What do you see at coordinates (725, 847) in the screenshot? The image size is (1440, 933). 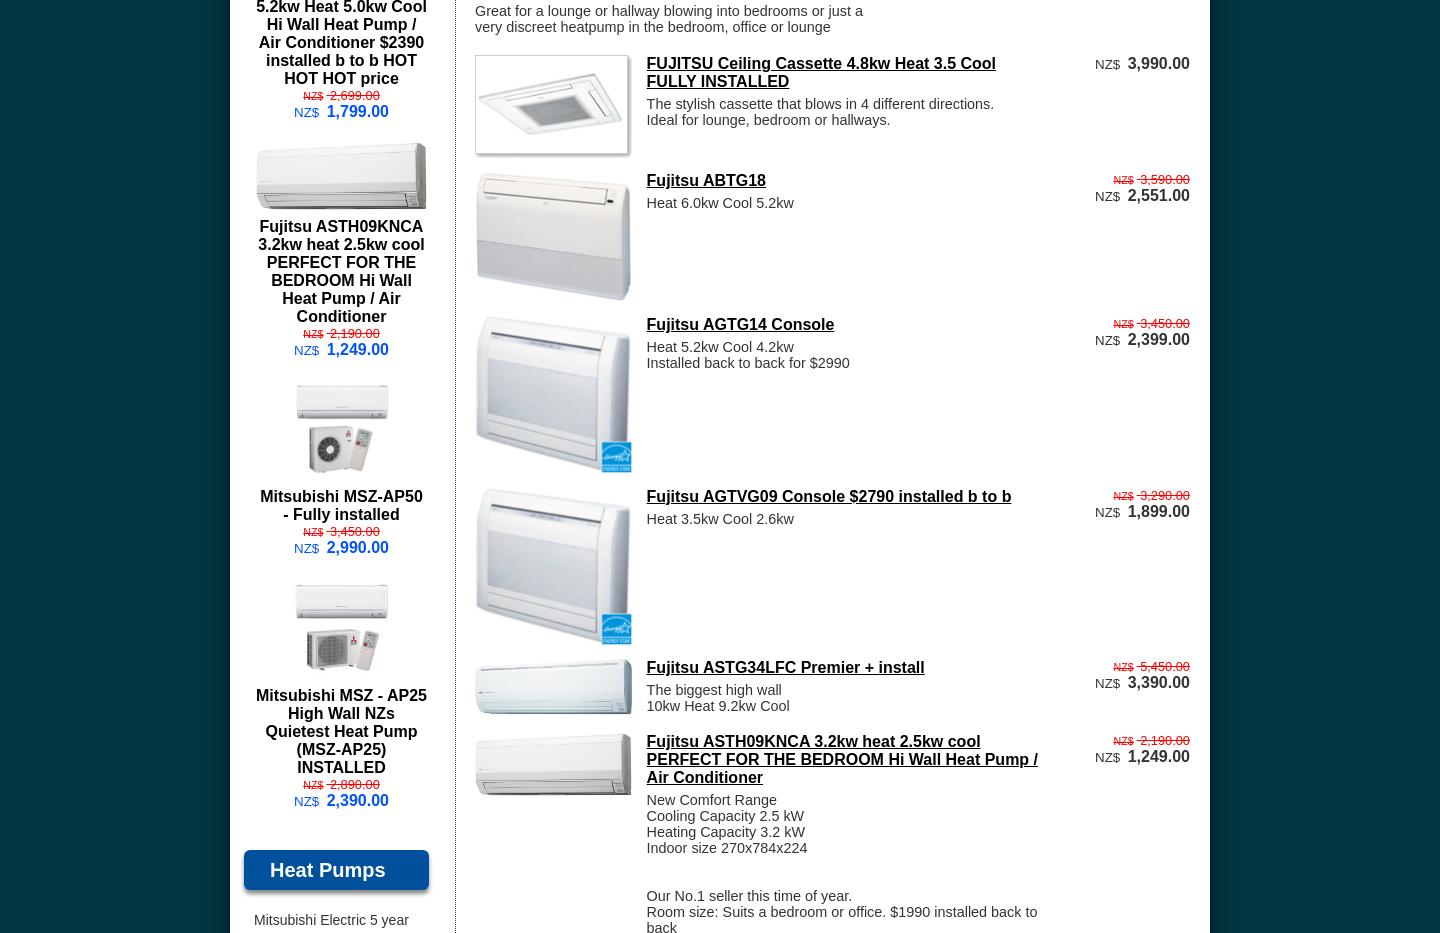 I see `'Indoor size 270x784x224'` at bounding box center [725, 847].